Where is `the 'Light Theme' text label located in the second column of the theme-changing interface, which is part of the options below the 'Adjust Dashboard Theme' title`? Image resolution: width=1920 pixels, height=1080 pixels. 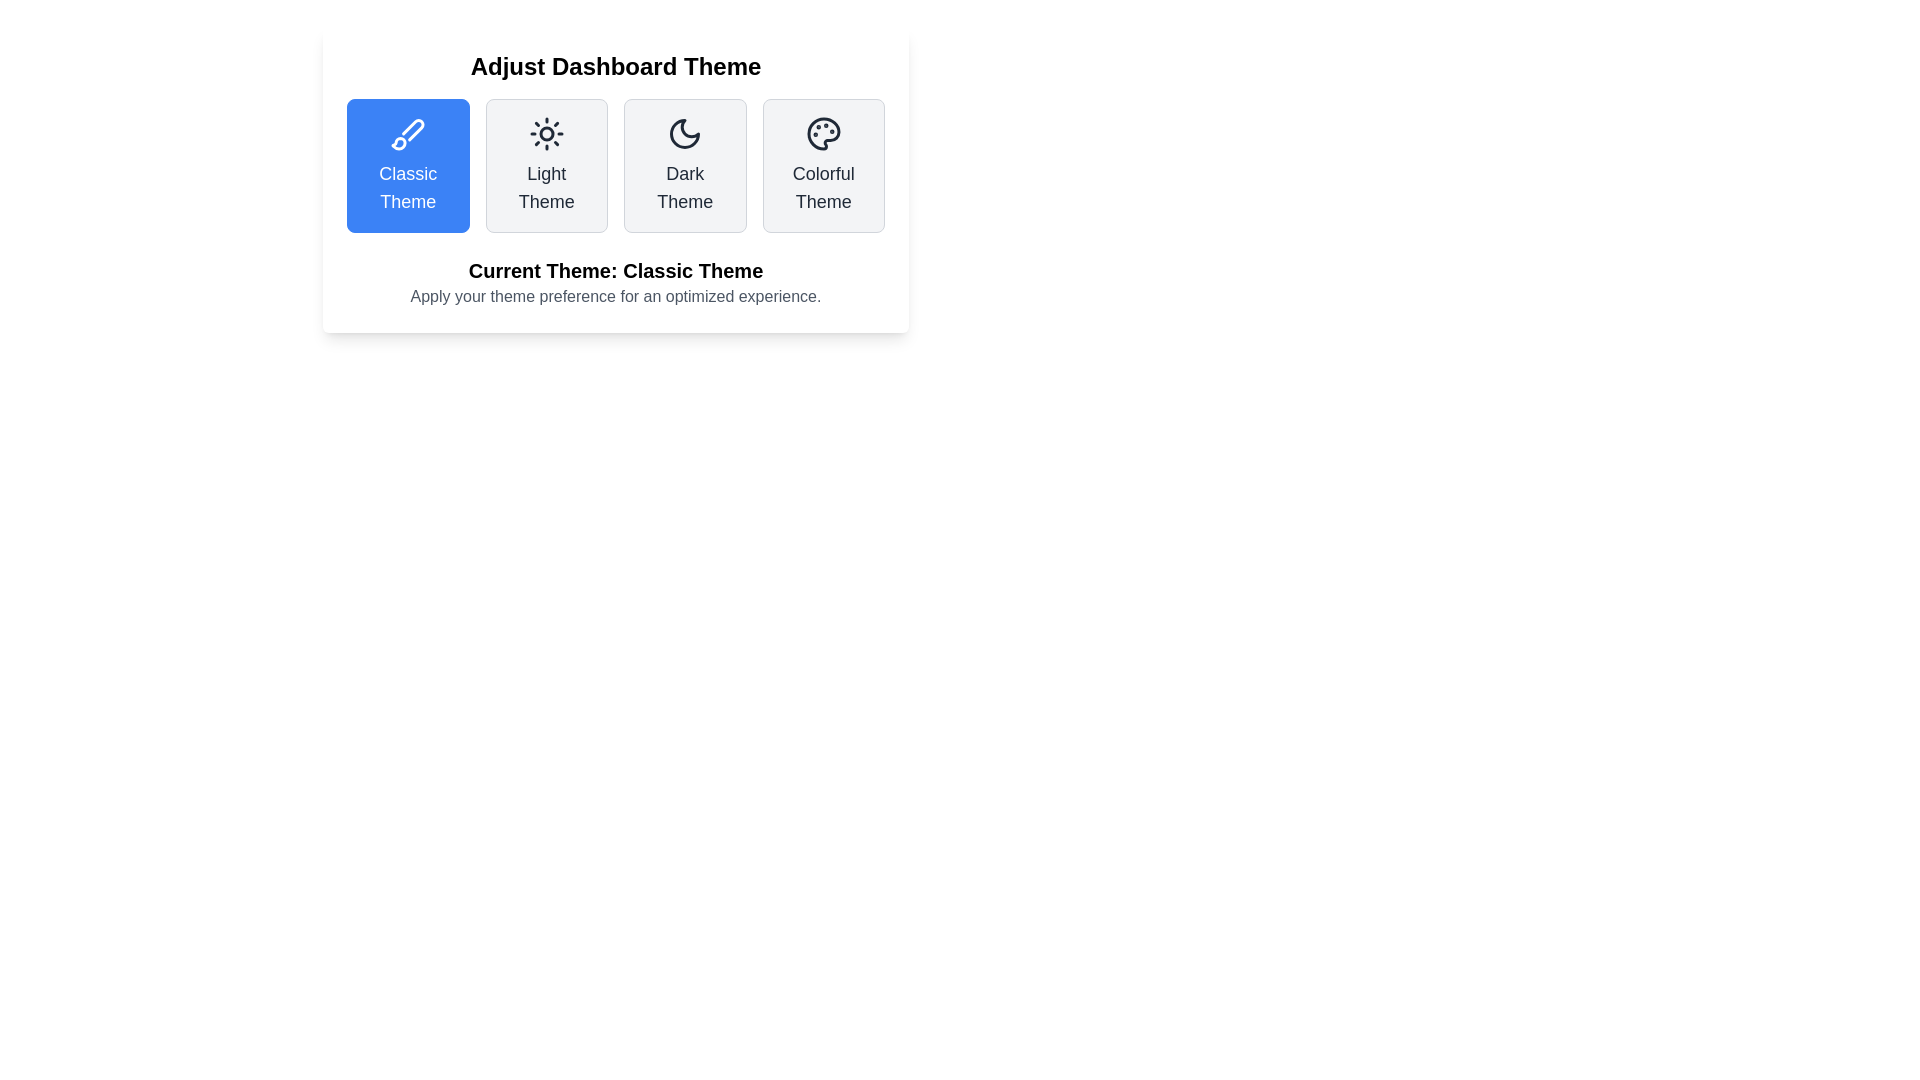 the 'Light Theme' text label located in the second column of the theme-changing interface, which is part of the options below the 'Adjust Dashboard Theme' title is located at coordinates (546, 188).